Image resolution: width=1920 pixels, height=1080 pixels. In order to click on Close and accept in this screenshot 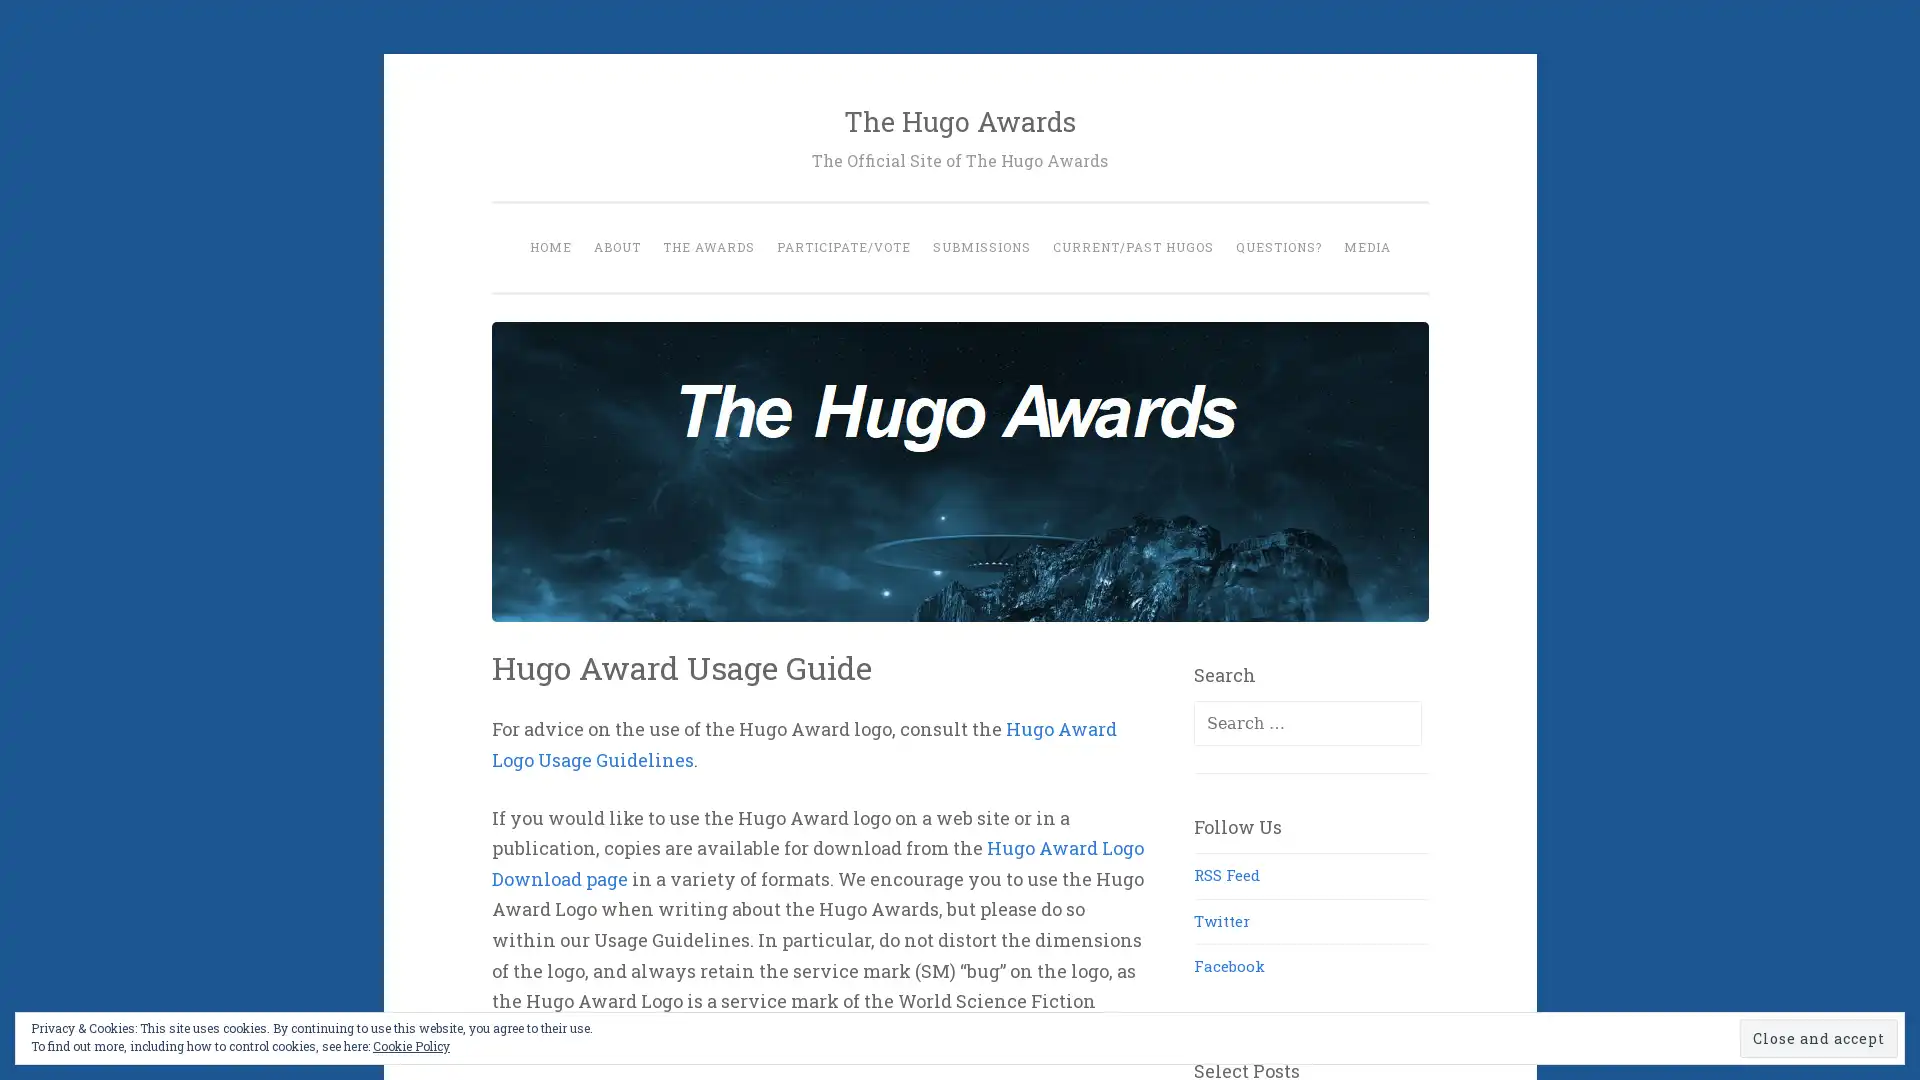, I will do `click(1819, 1037)`.